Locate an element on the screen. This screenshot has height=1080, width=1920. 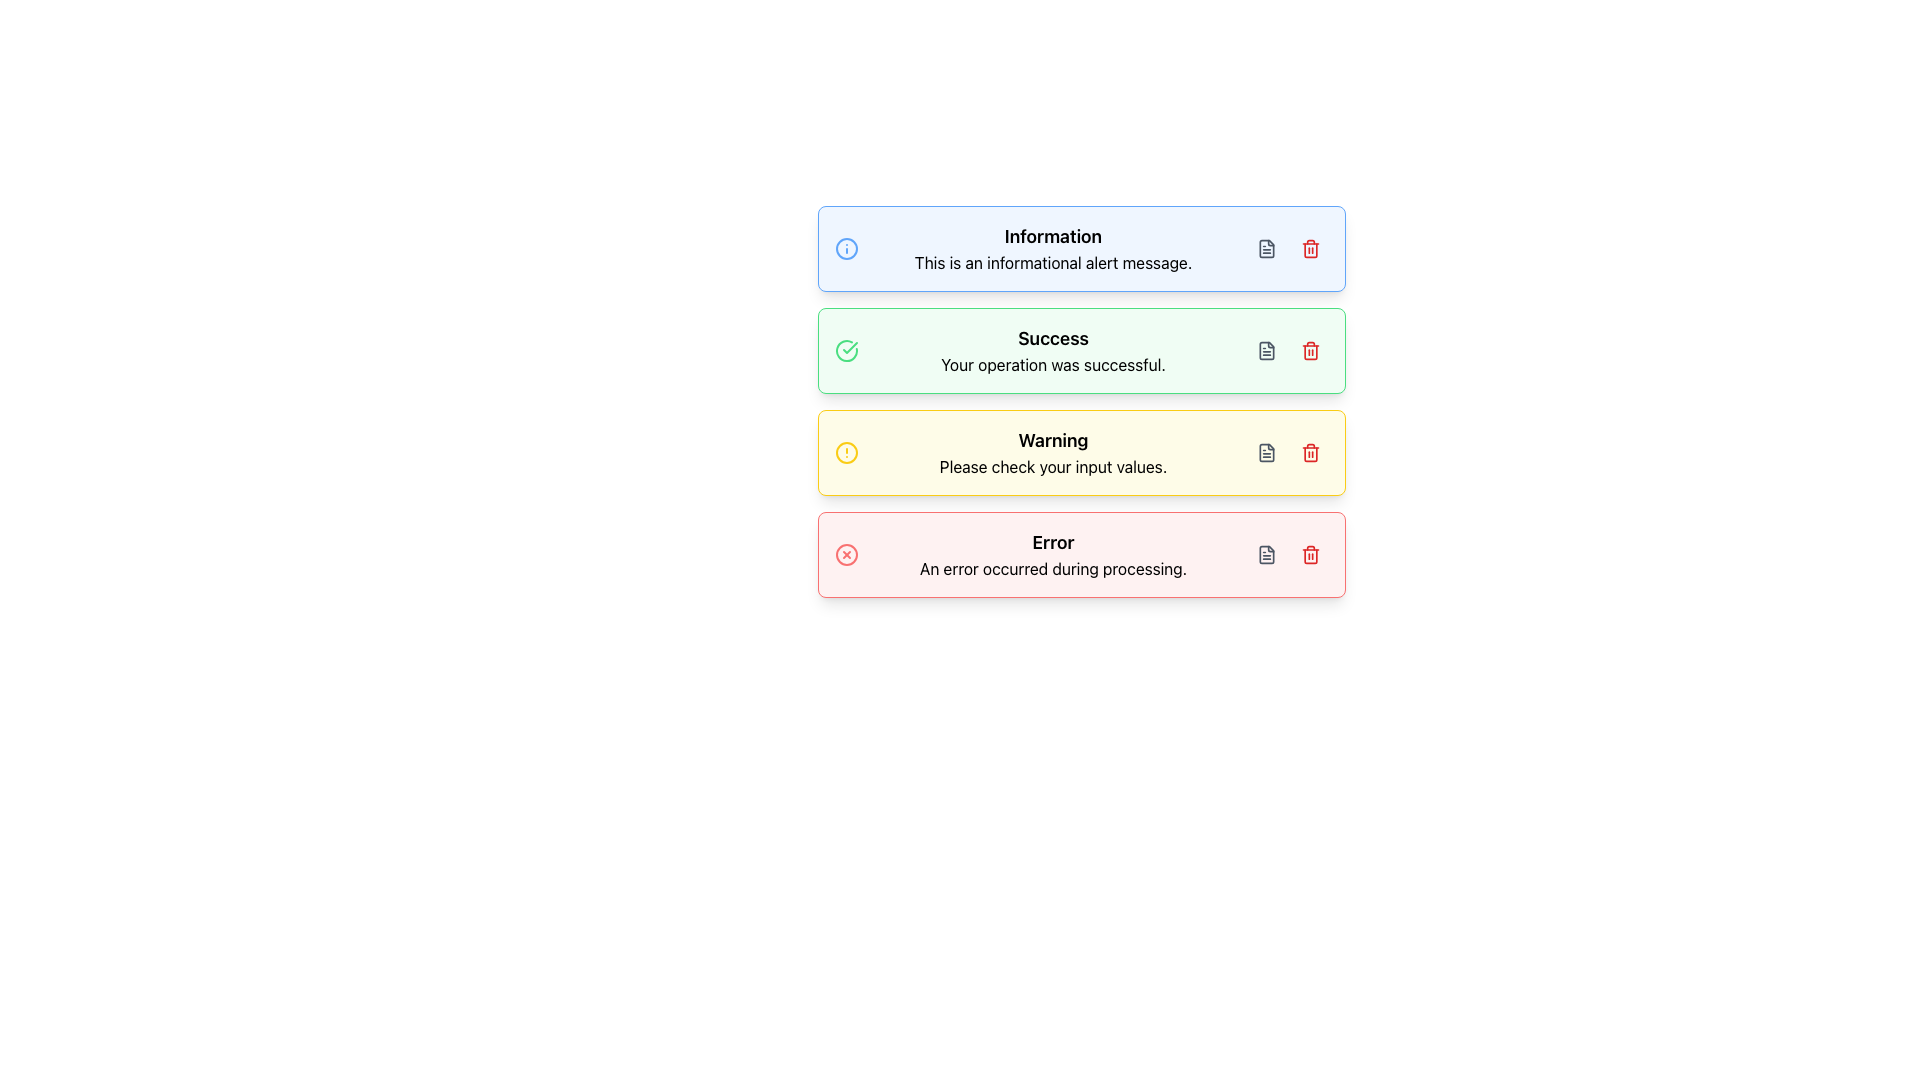
the visual warning icon located on the left side of the warning alert box that contains the messages 'Warning' and 'Please check your input values.', positioned near the top-left corner of the third alert box in a vertical list of alert boxes is located at coordinates (846, 452).